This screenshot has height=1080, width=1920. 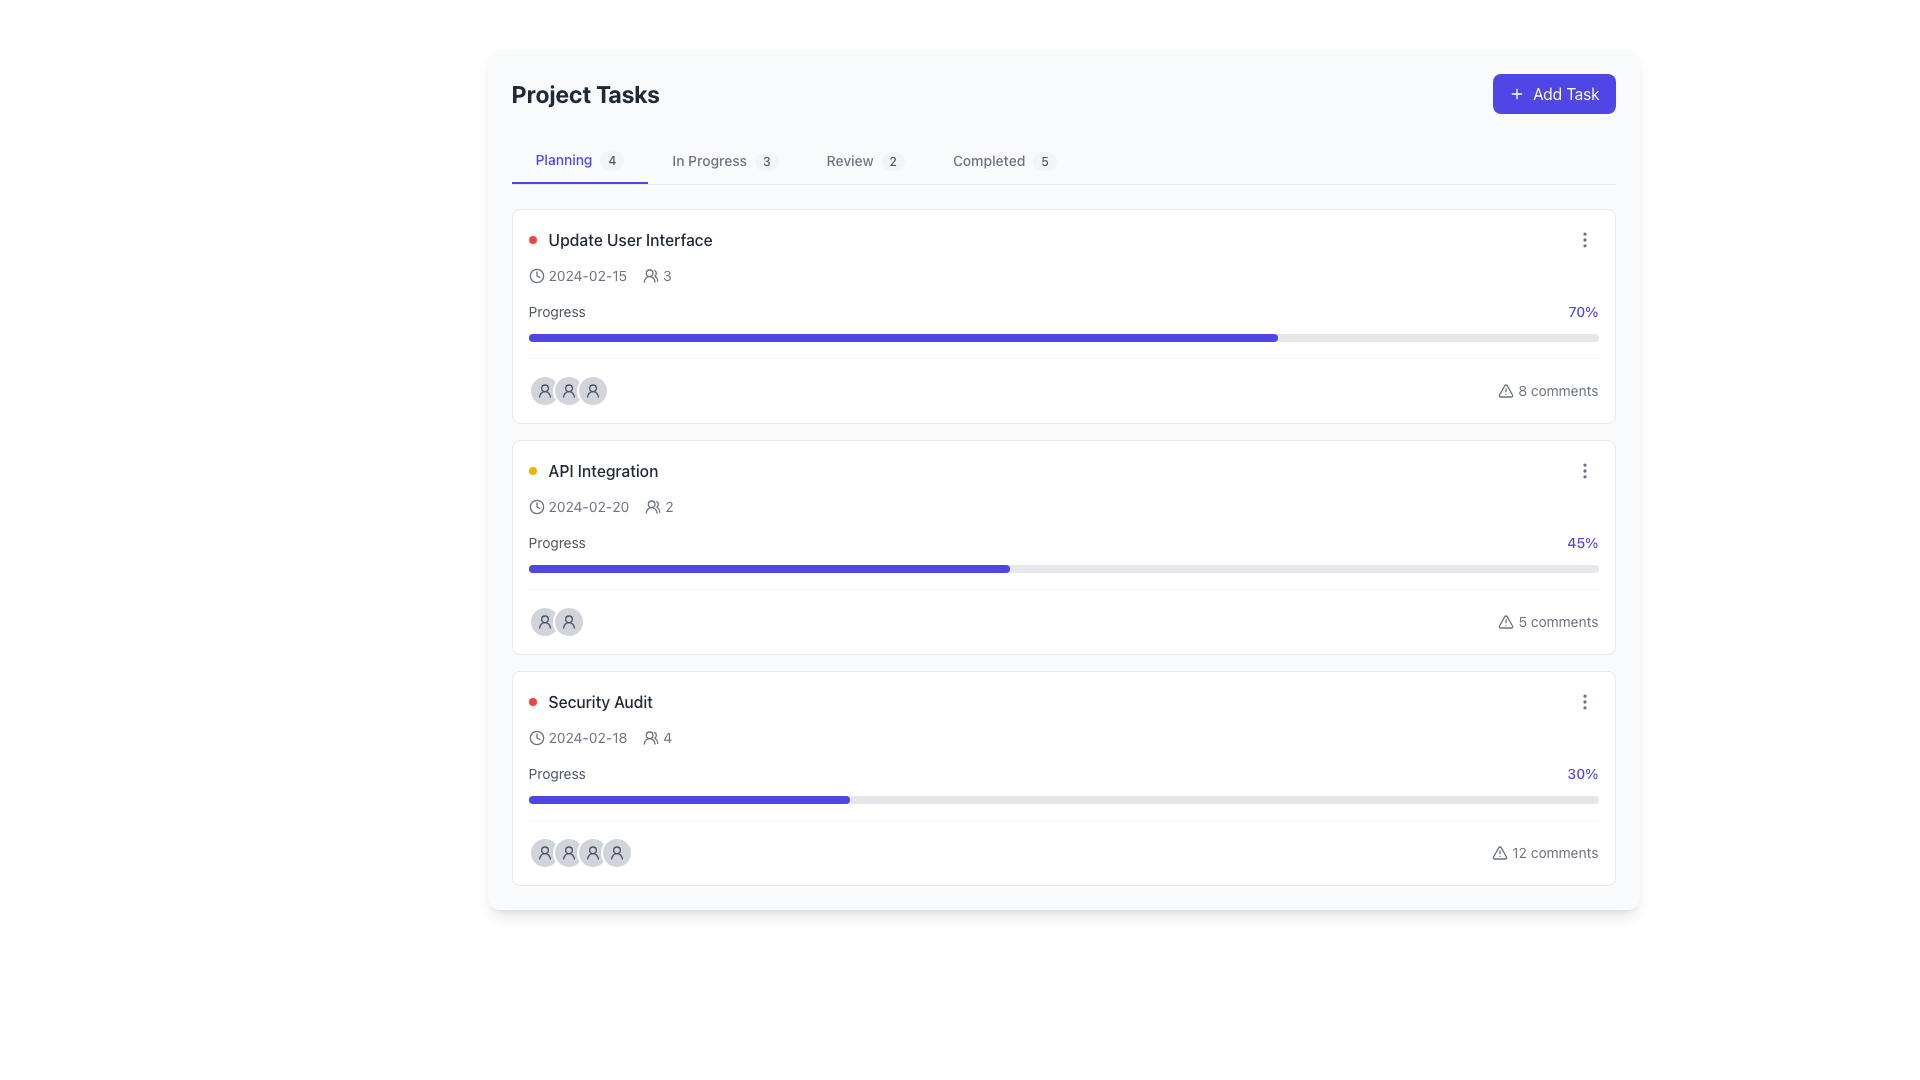 I want to click on the text label indicating the number of team members for the task 'API Integration' in the 'Planning' category, located to the right of the date '2024-02-20', so click(x=659, y=505).